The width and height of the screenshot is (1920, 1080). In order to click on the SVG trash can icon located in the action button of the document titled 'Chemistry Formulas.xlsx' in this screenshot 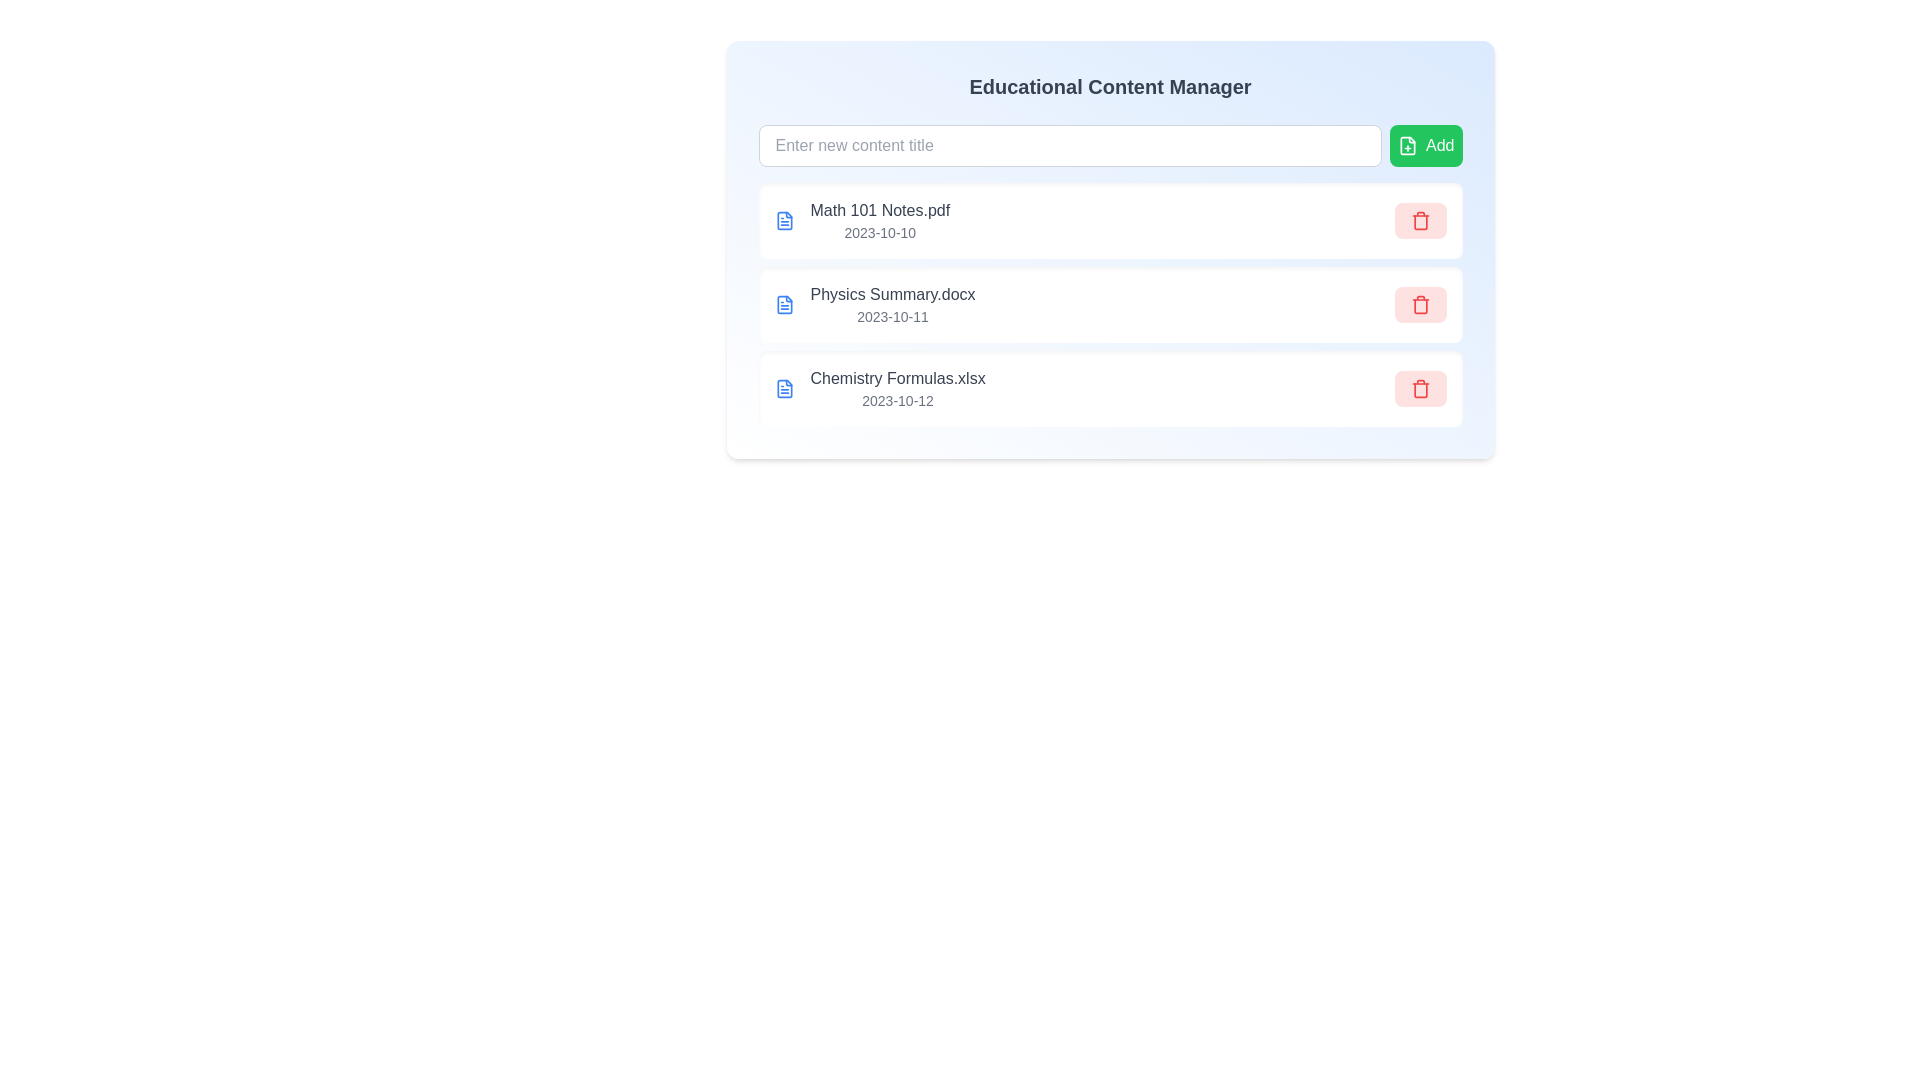, I will do `click(1419, 389)`.